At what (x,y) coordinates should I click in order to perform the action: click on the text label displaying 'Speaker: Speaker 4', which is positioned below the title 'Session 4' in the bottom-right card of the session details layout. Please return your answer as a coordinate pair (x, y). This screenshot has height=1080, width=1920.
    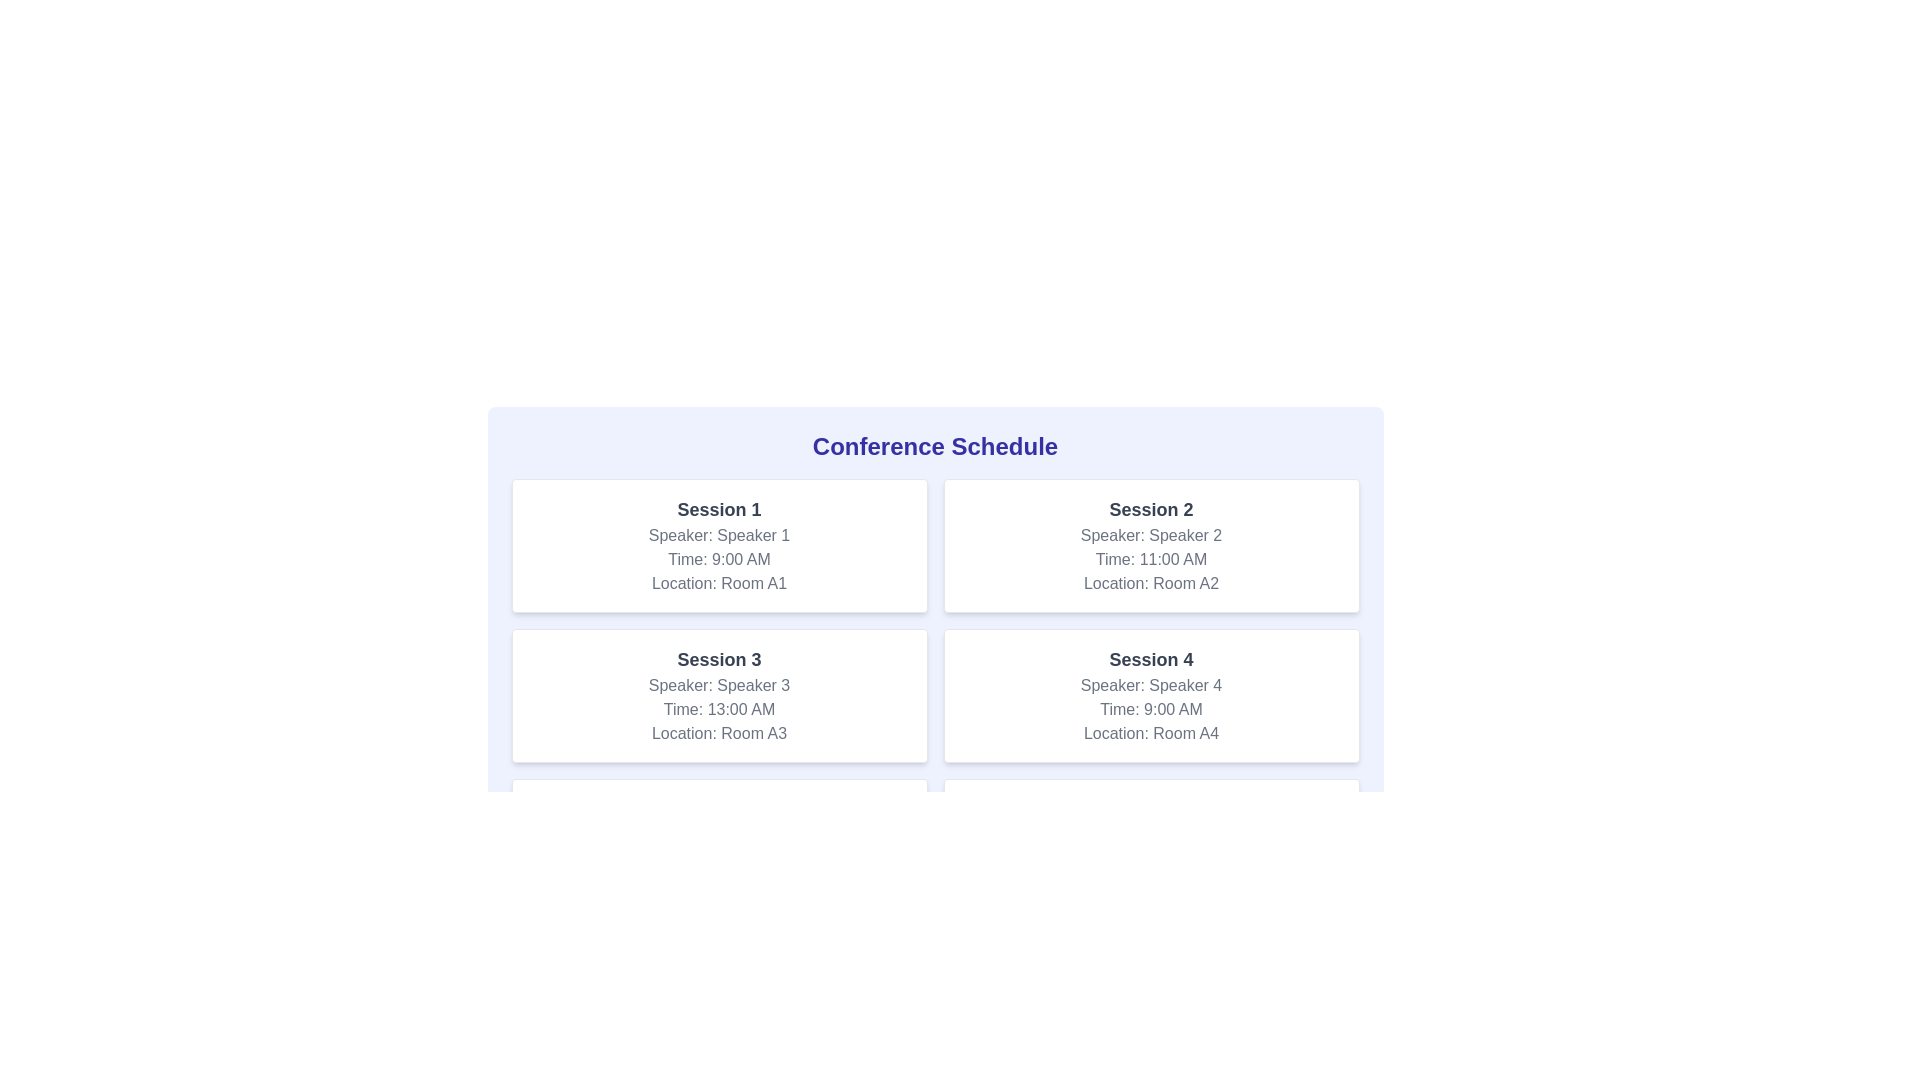
    Looking at the image, I should click on (1151, 685).